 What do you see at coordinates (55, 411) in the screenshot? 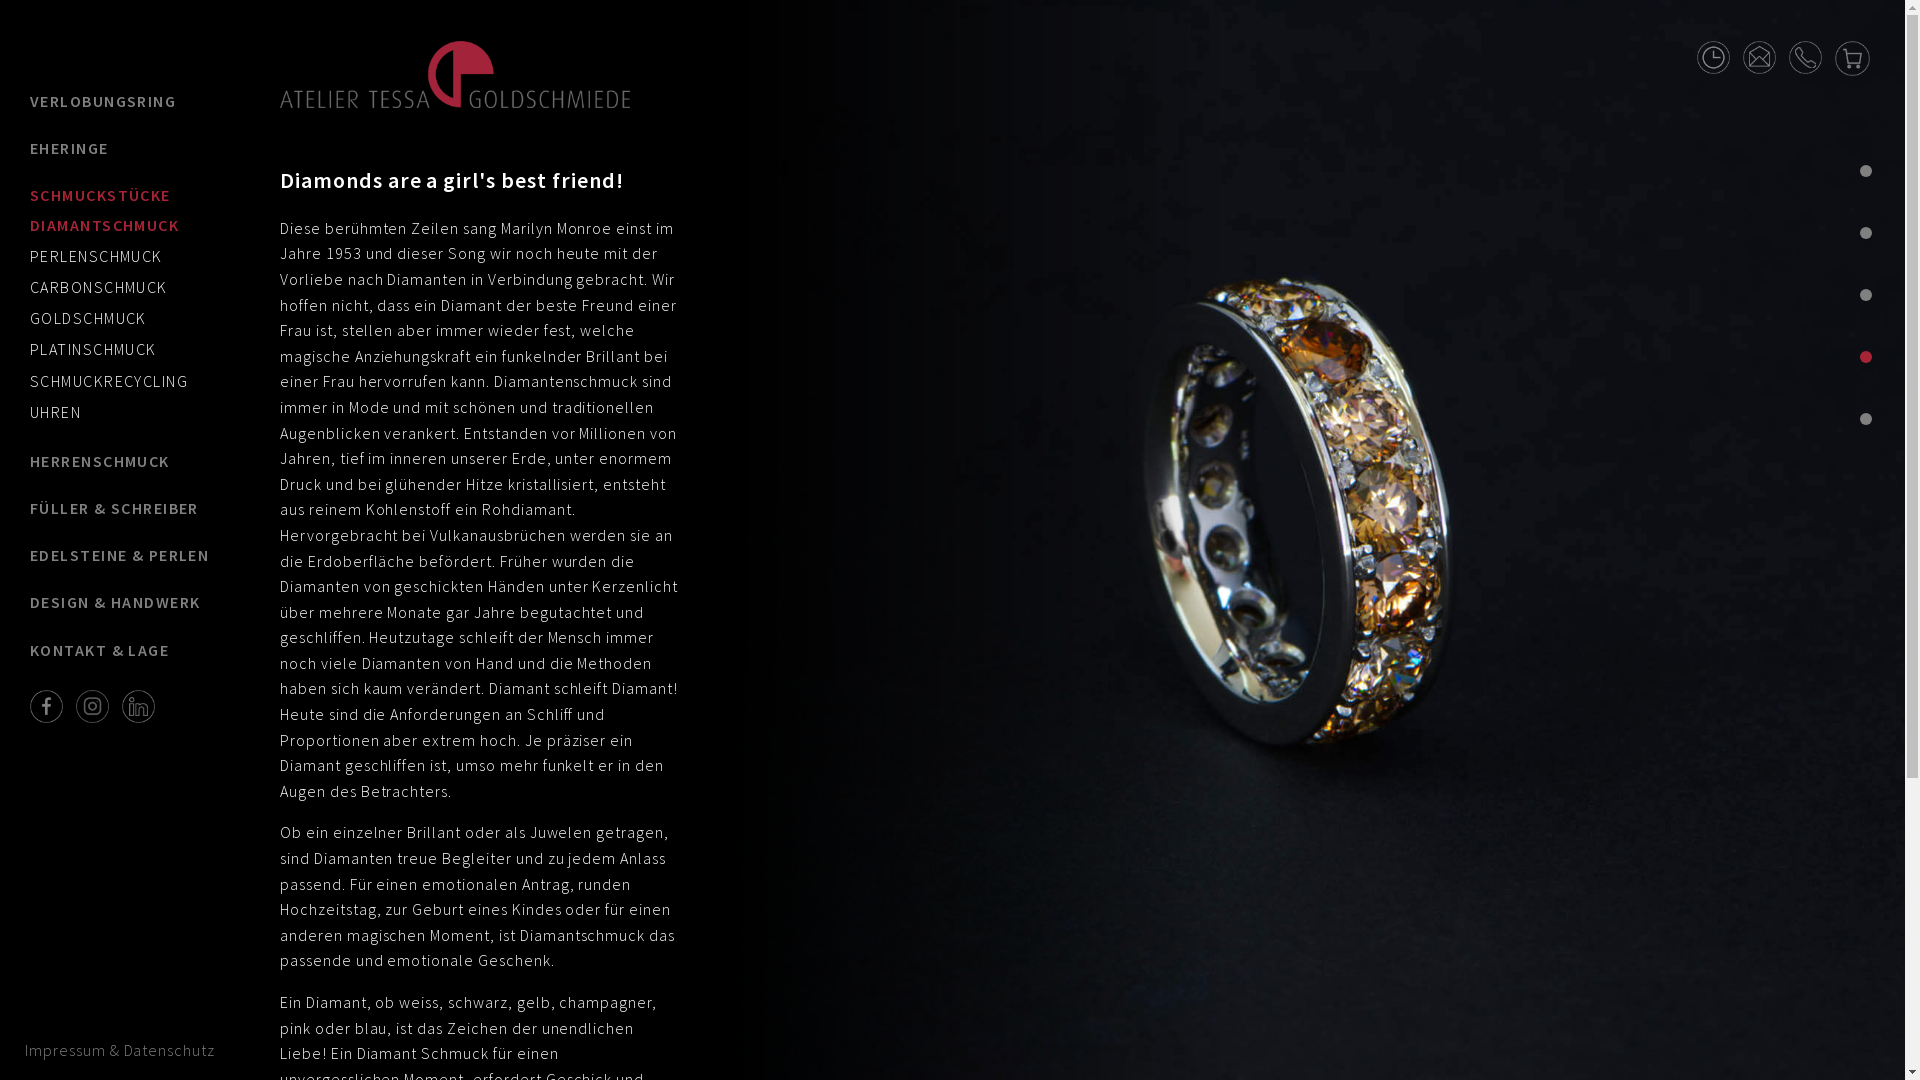
I see `'UHREN'` at bounding box center [55, 411].